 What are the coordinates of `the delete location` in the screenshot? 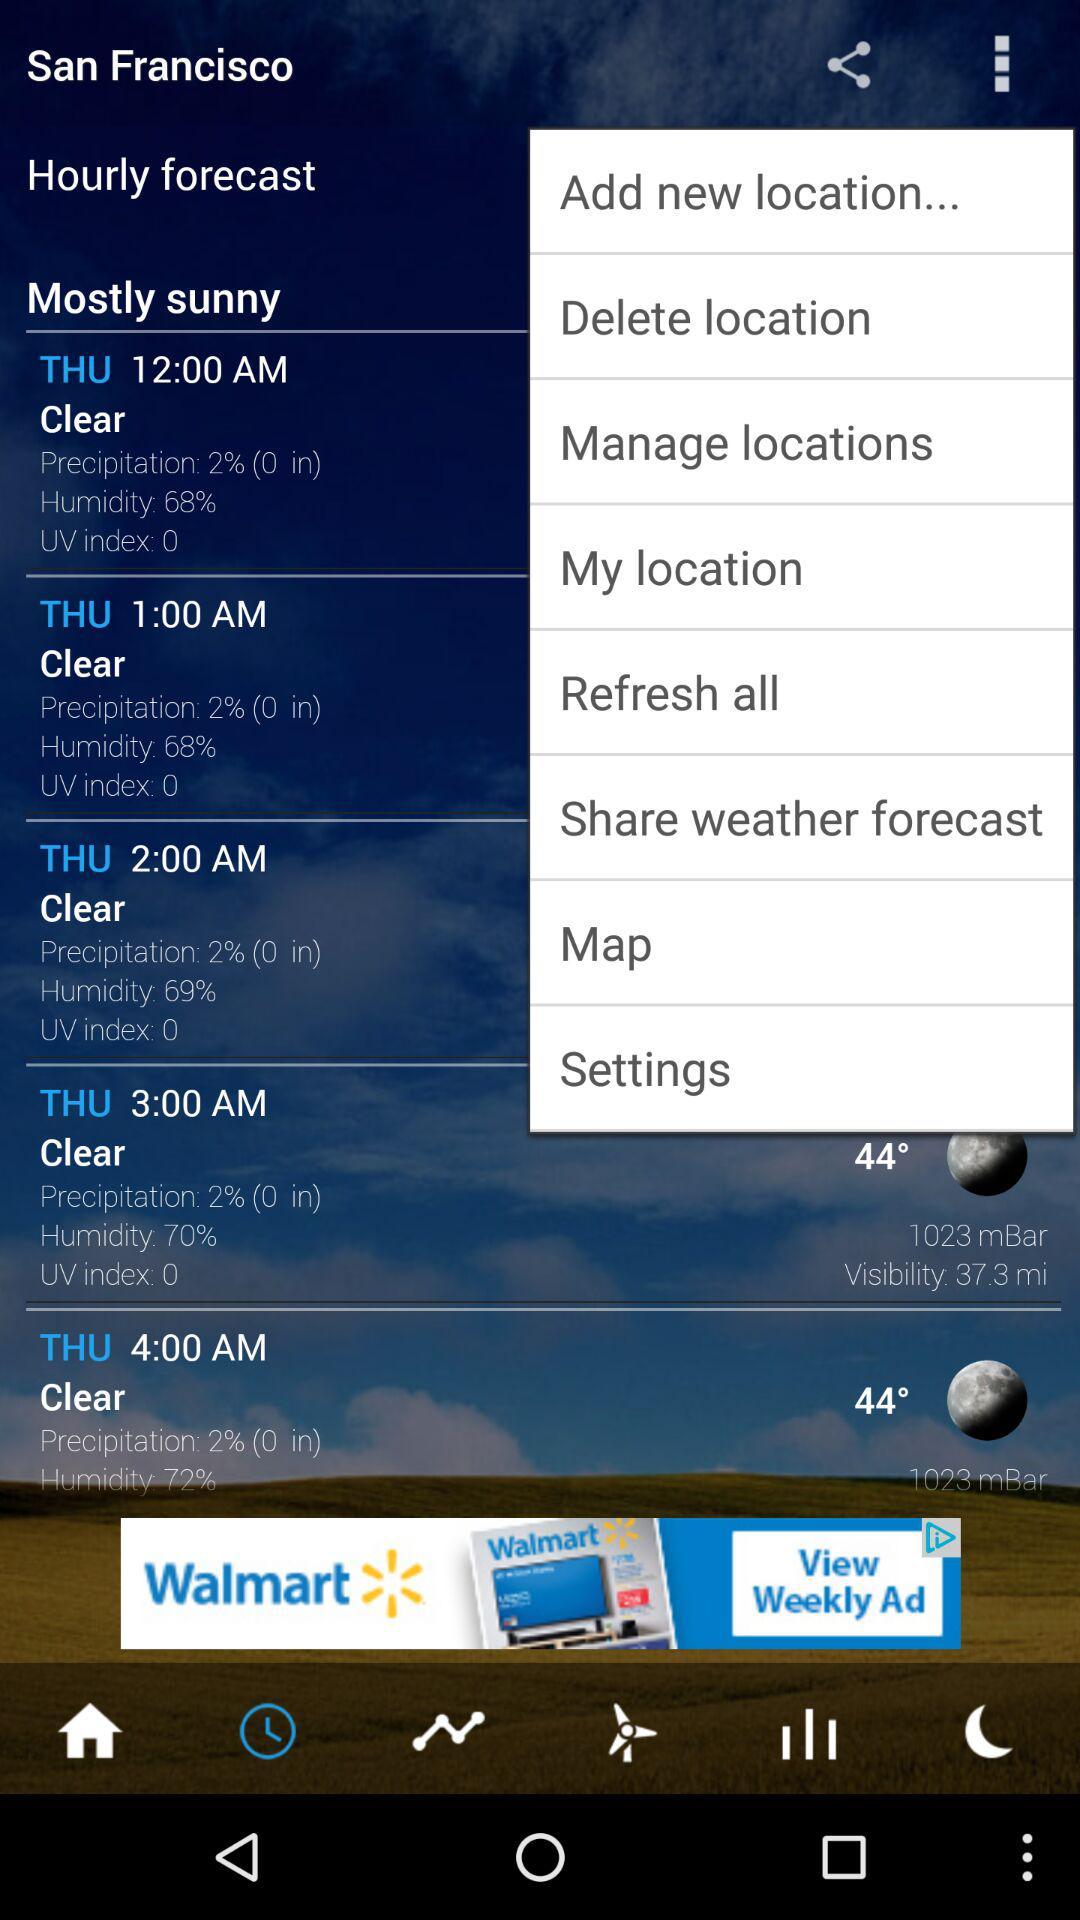 It's located at (800, 315).